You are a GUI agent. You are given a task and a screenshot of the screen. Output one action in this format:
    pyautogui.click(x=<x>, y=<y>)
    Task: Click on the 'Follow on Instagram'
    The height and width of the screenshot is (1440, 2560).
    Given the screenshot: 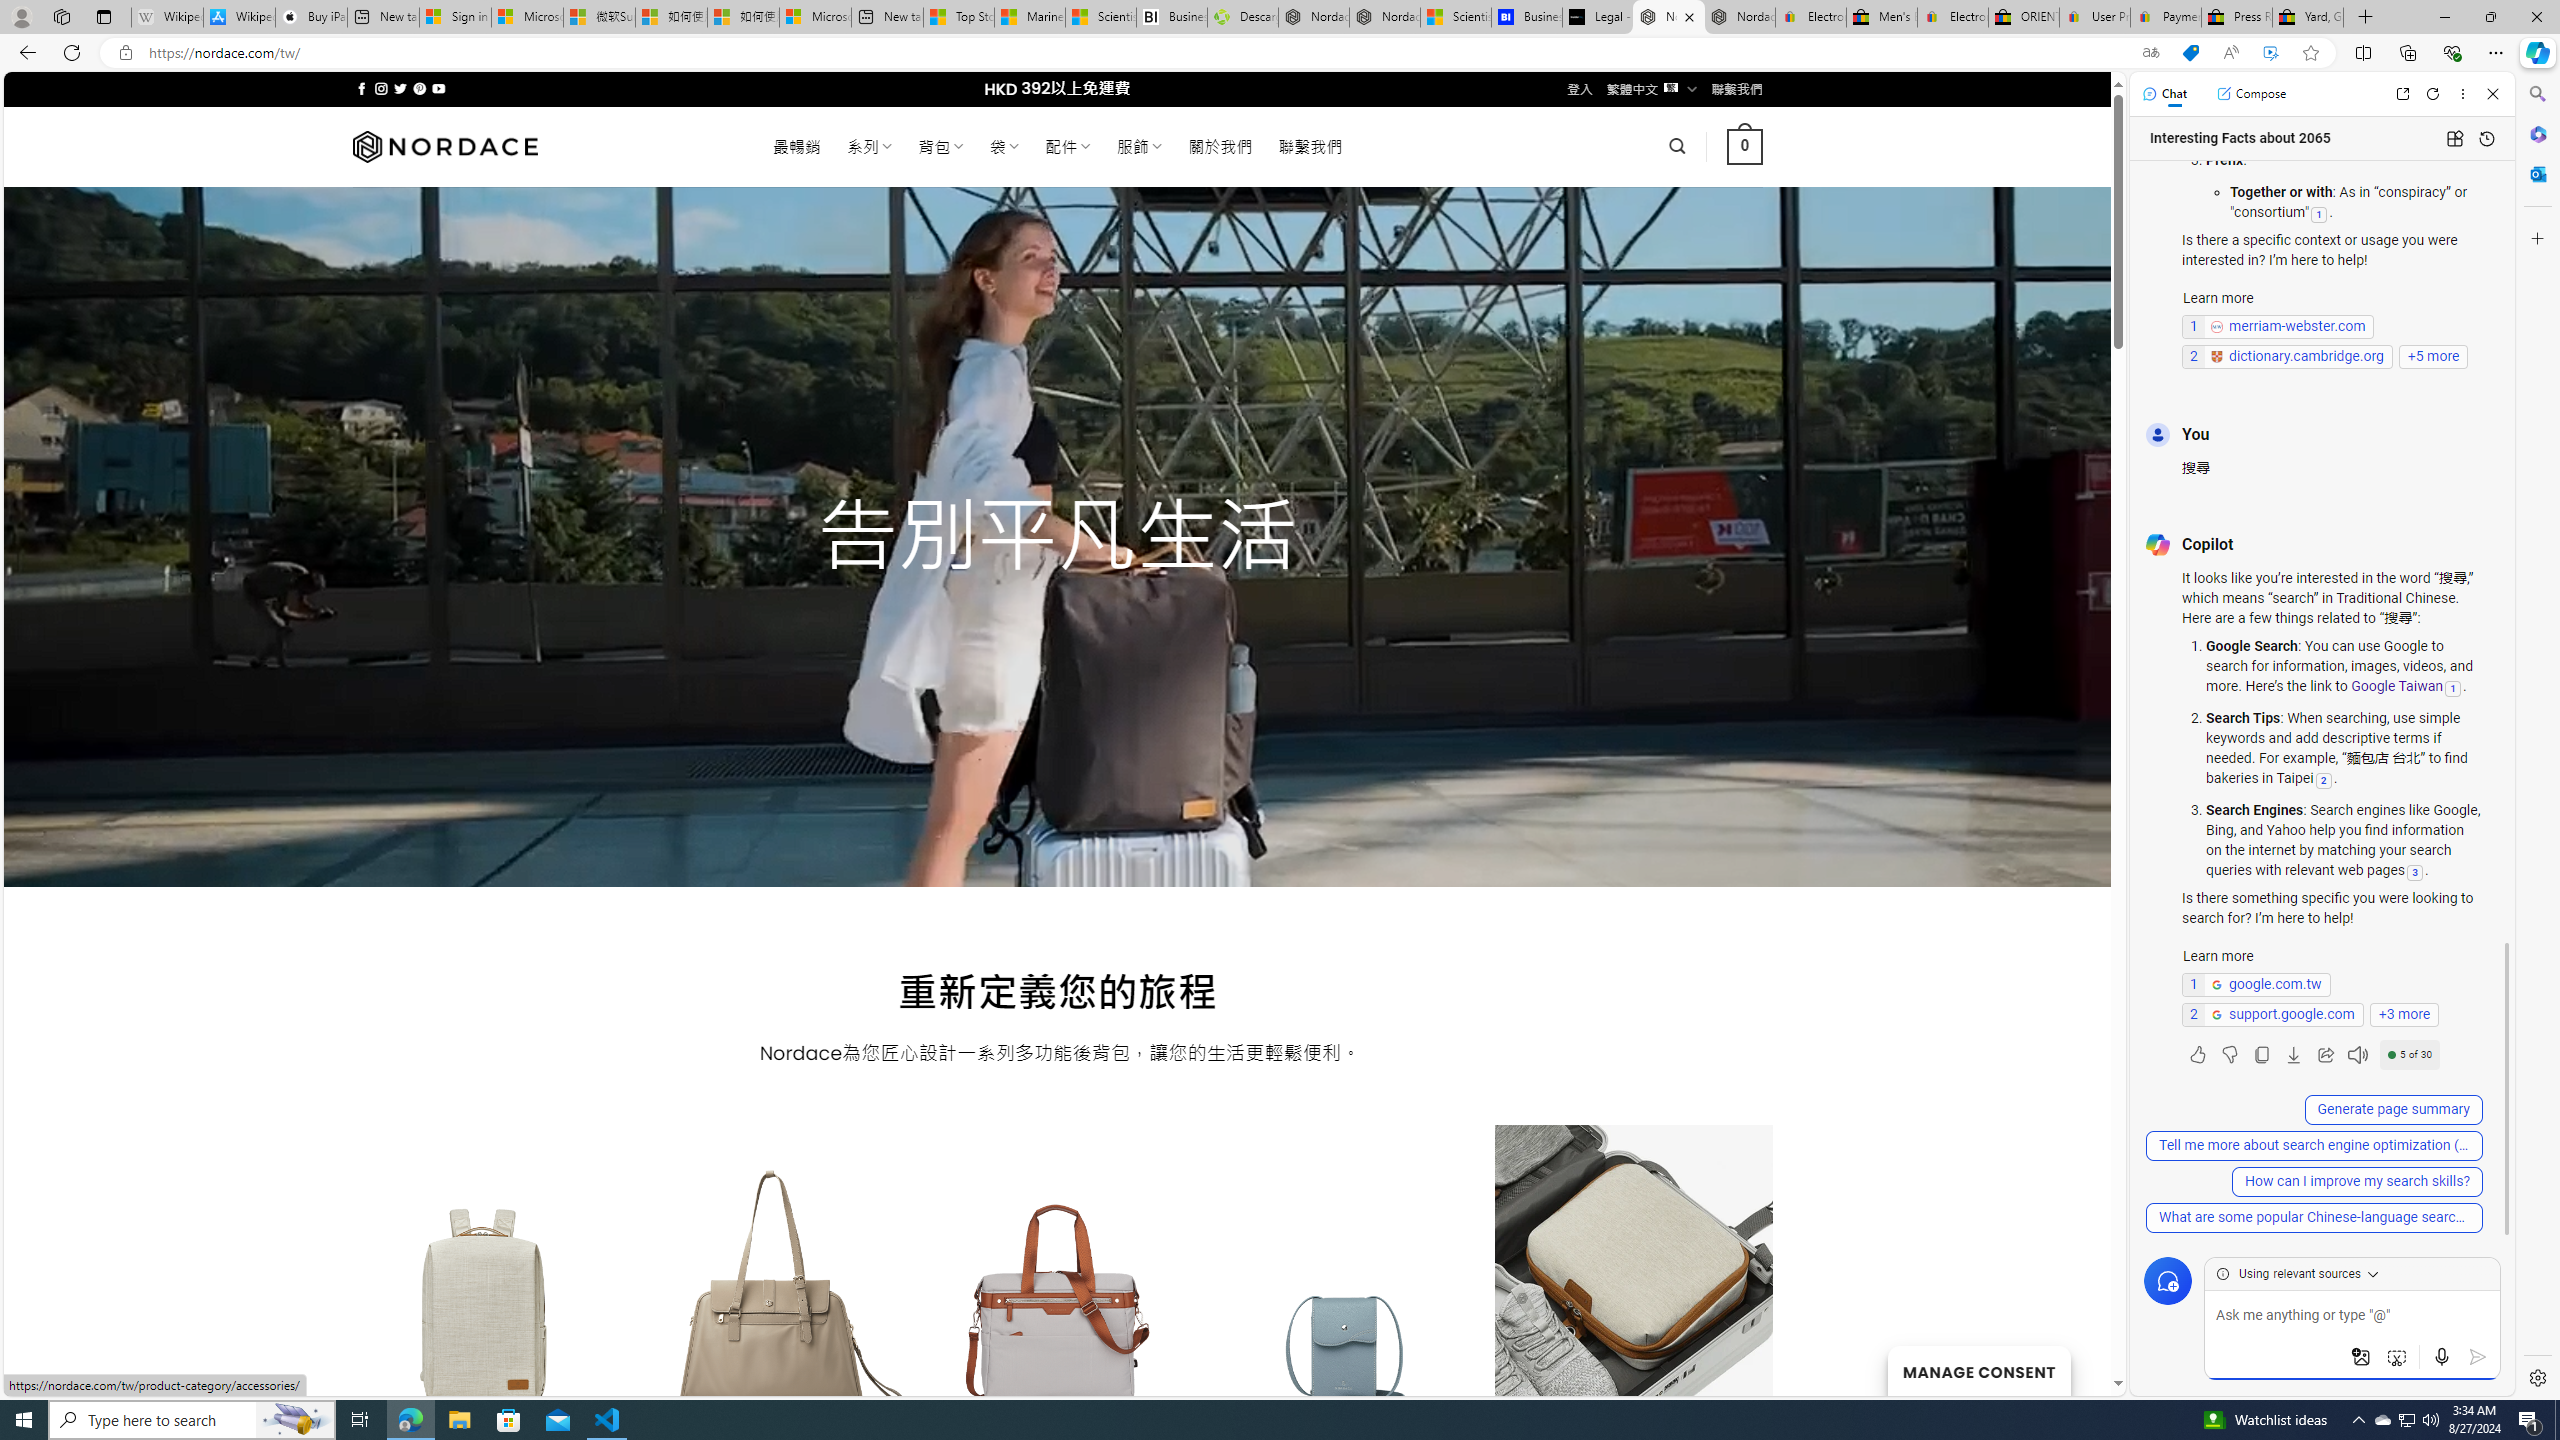 What is the action you would take?
    pyautogui.click(x=380, y=88)
    